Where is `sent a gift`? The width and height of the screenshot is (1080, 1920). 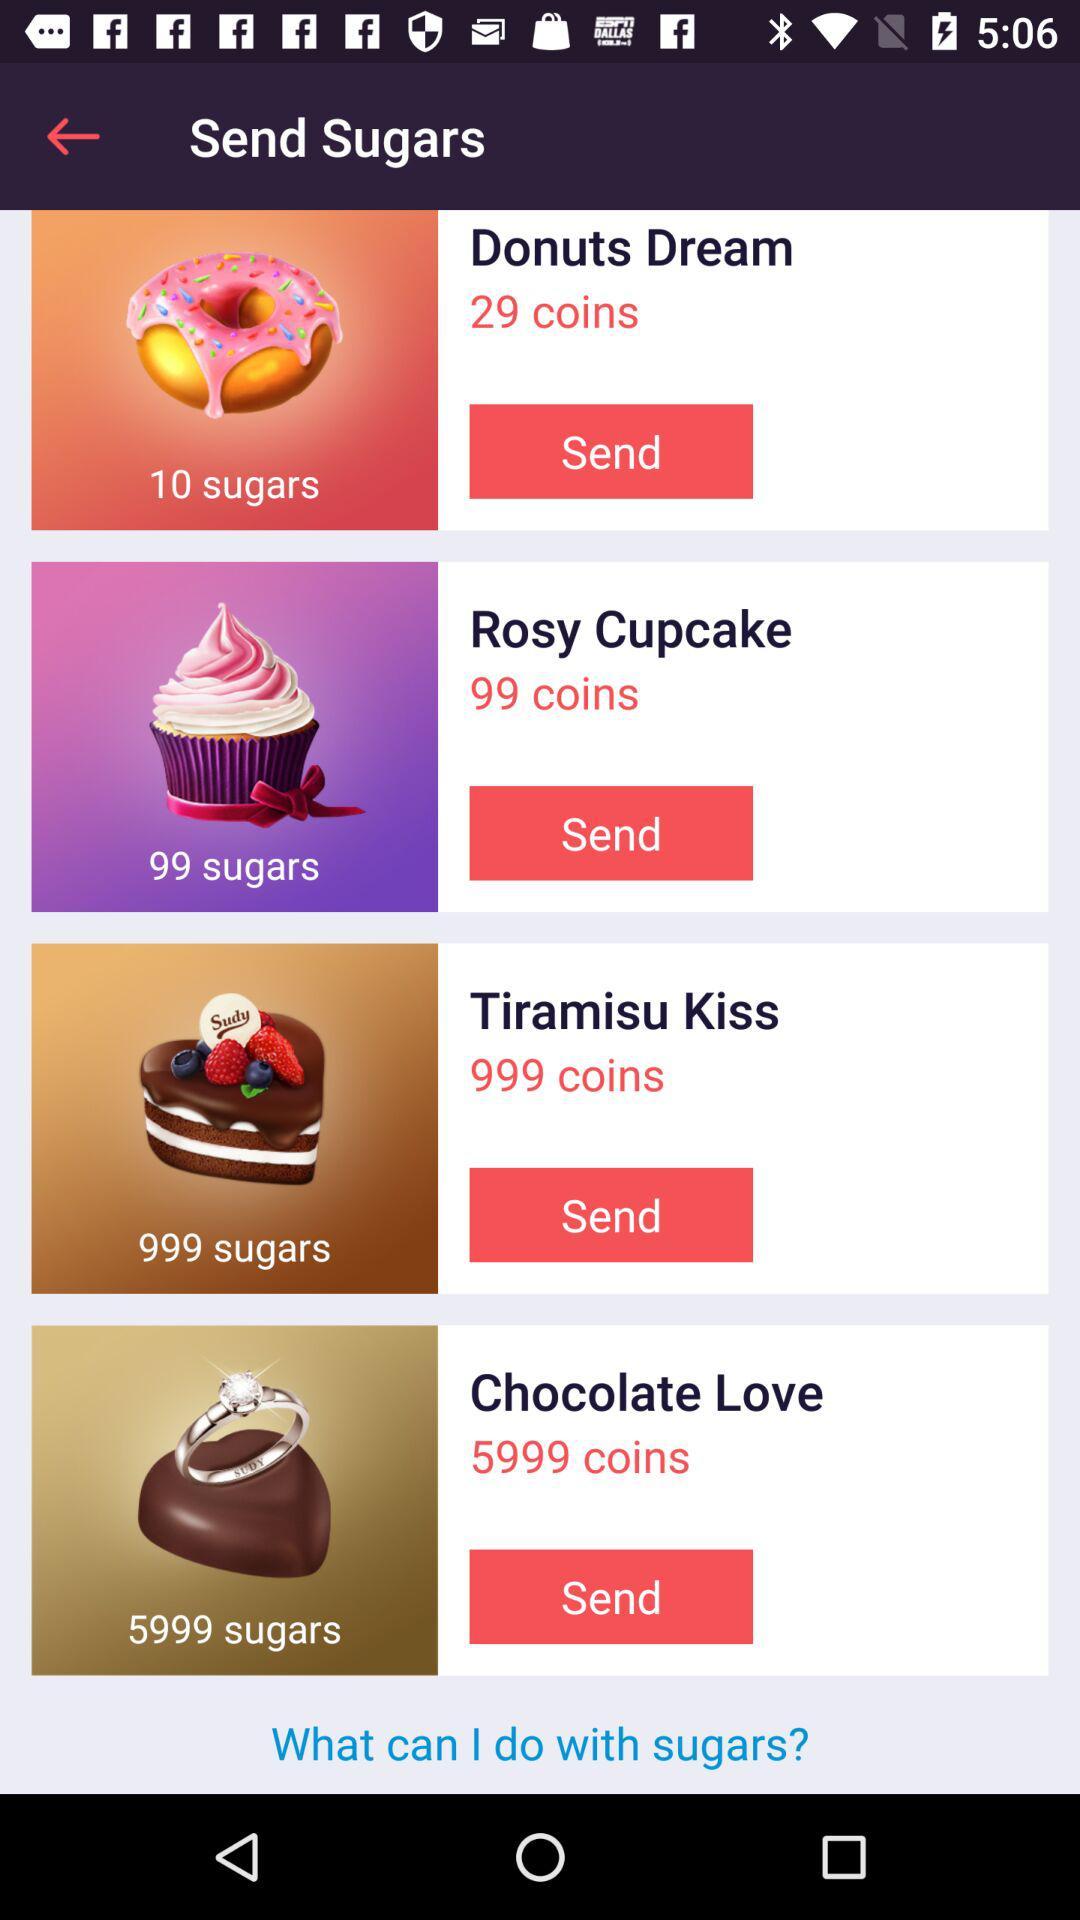 sent a gift is located at coordinates (233, 735).